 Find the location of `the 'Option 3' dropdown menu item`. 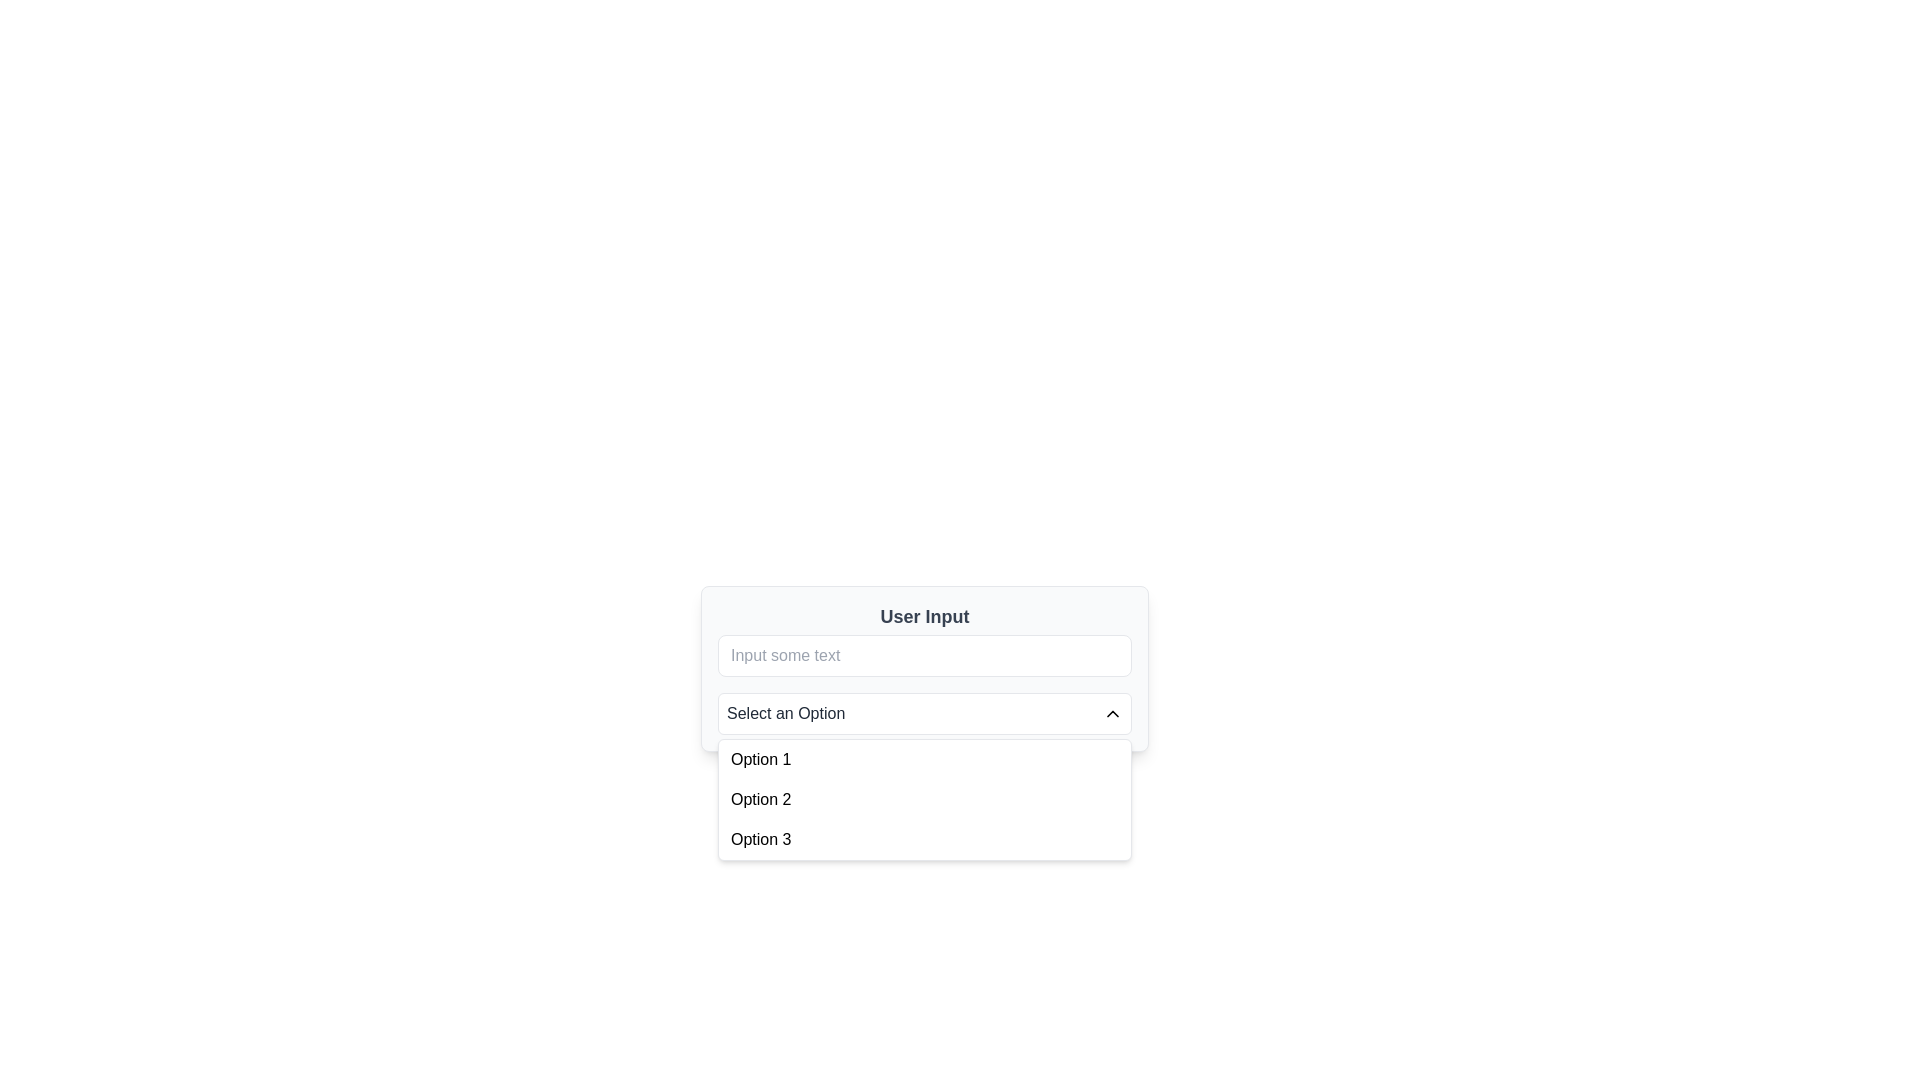

the 'Option 3' dropdown menu item is located at coordinates (924, 840).